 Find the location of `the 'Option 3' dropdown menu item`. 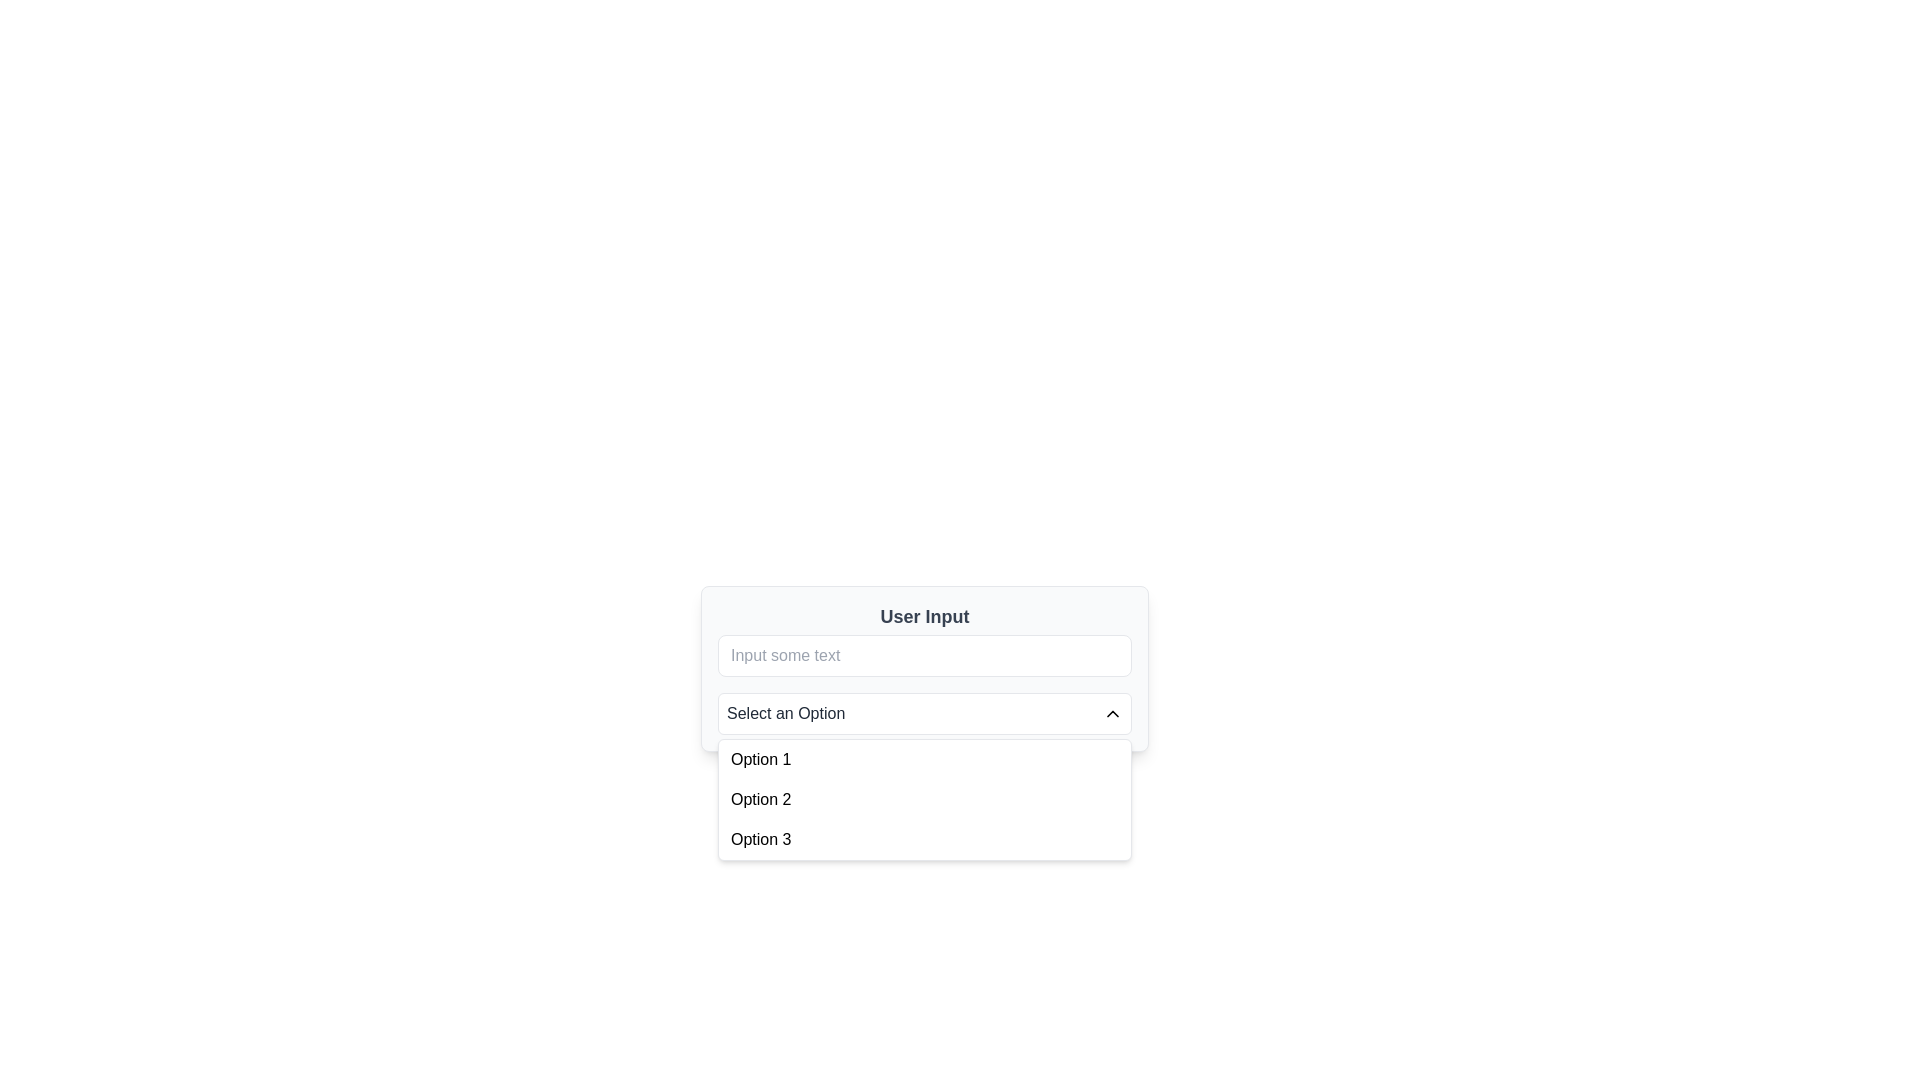

the 'Option 3' dropdown menu item is located at coordinates (924, 840).